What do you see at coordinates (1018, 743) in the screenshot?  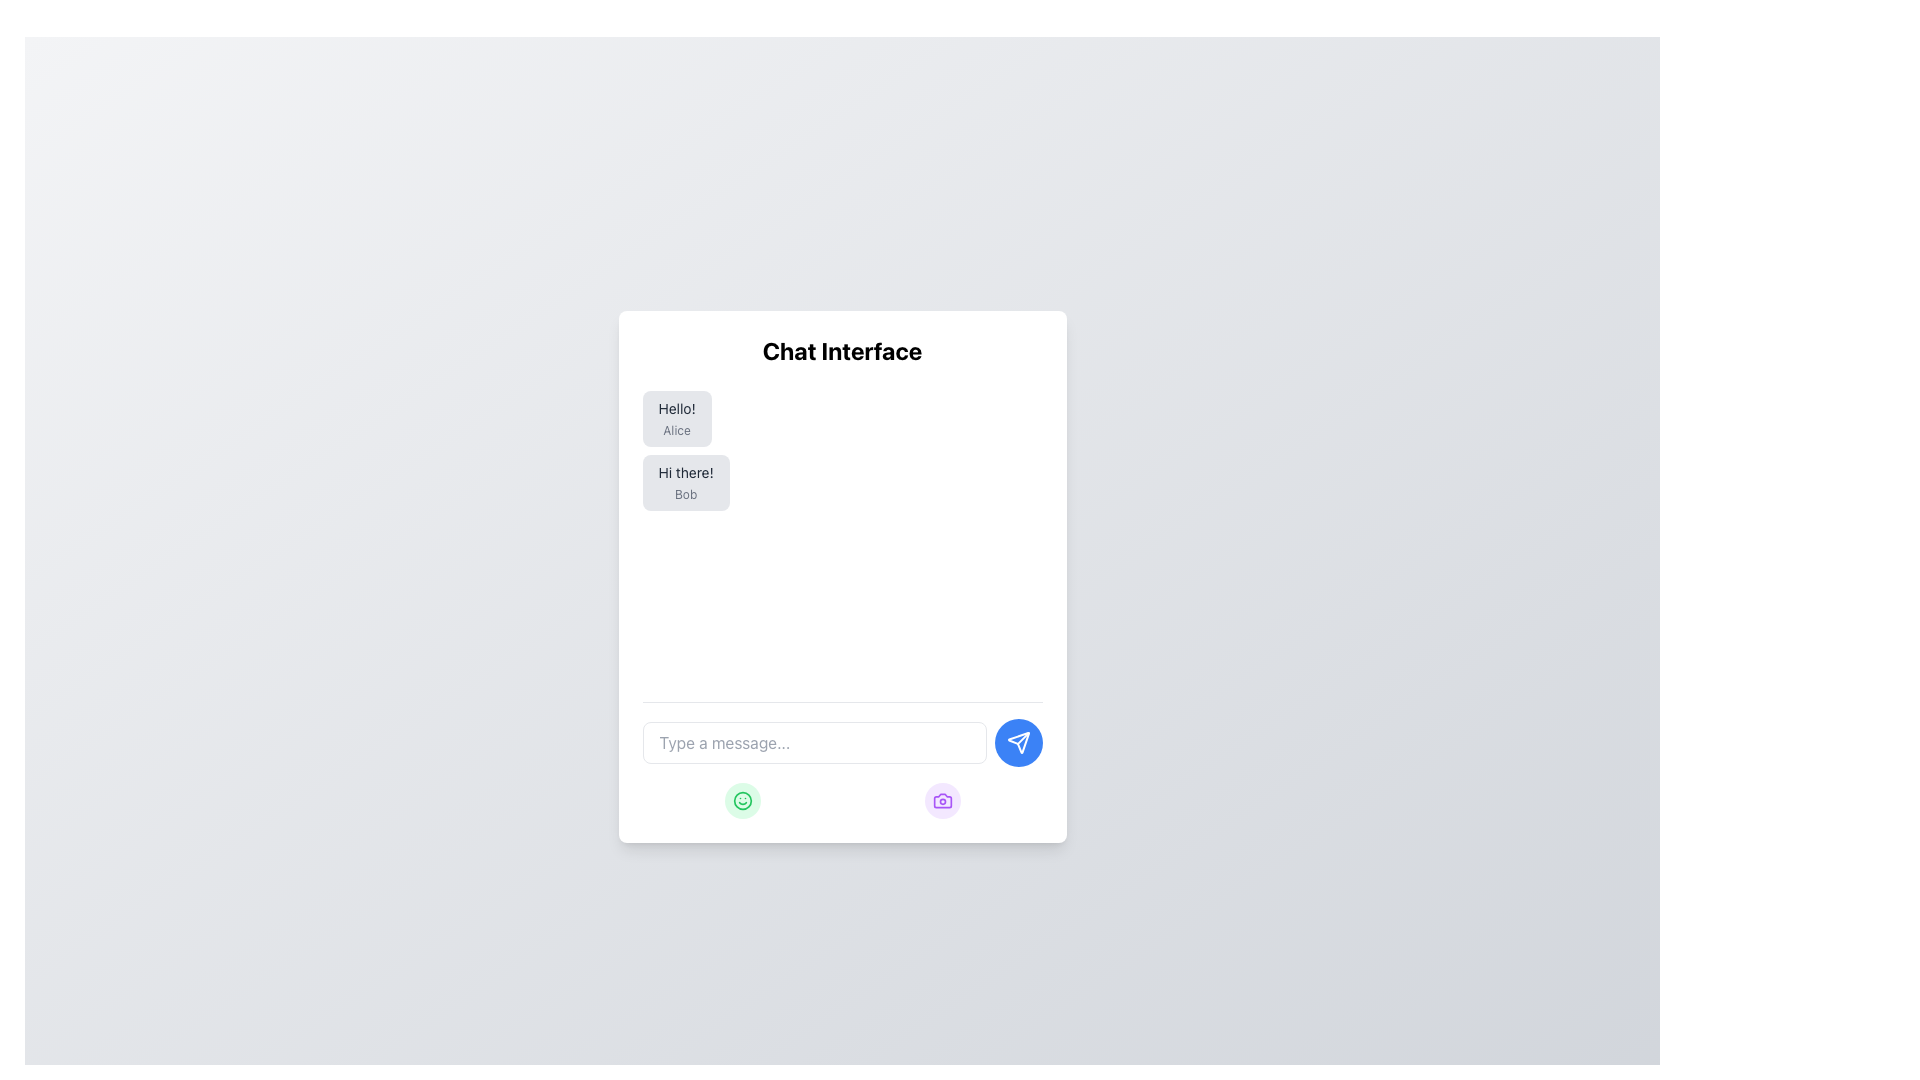 I see `the send button located at the lower-right corner of the chat interface` at bounding box center [1018, 743].